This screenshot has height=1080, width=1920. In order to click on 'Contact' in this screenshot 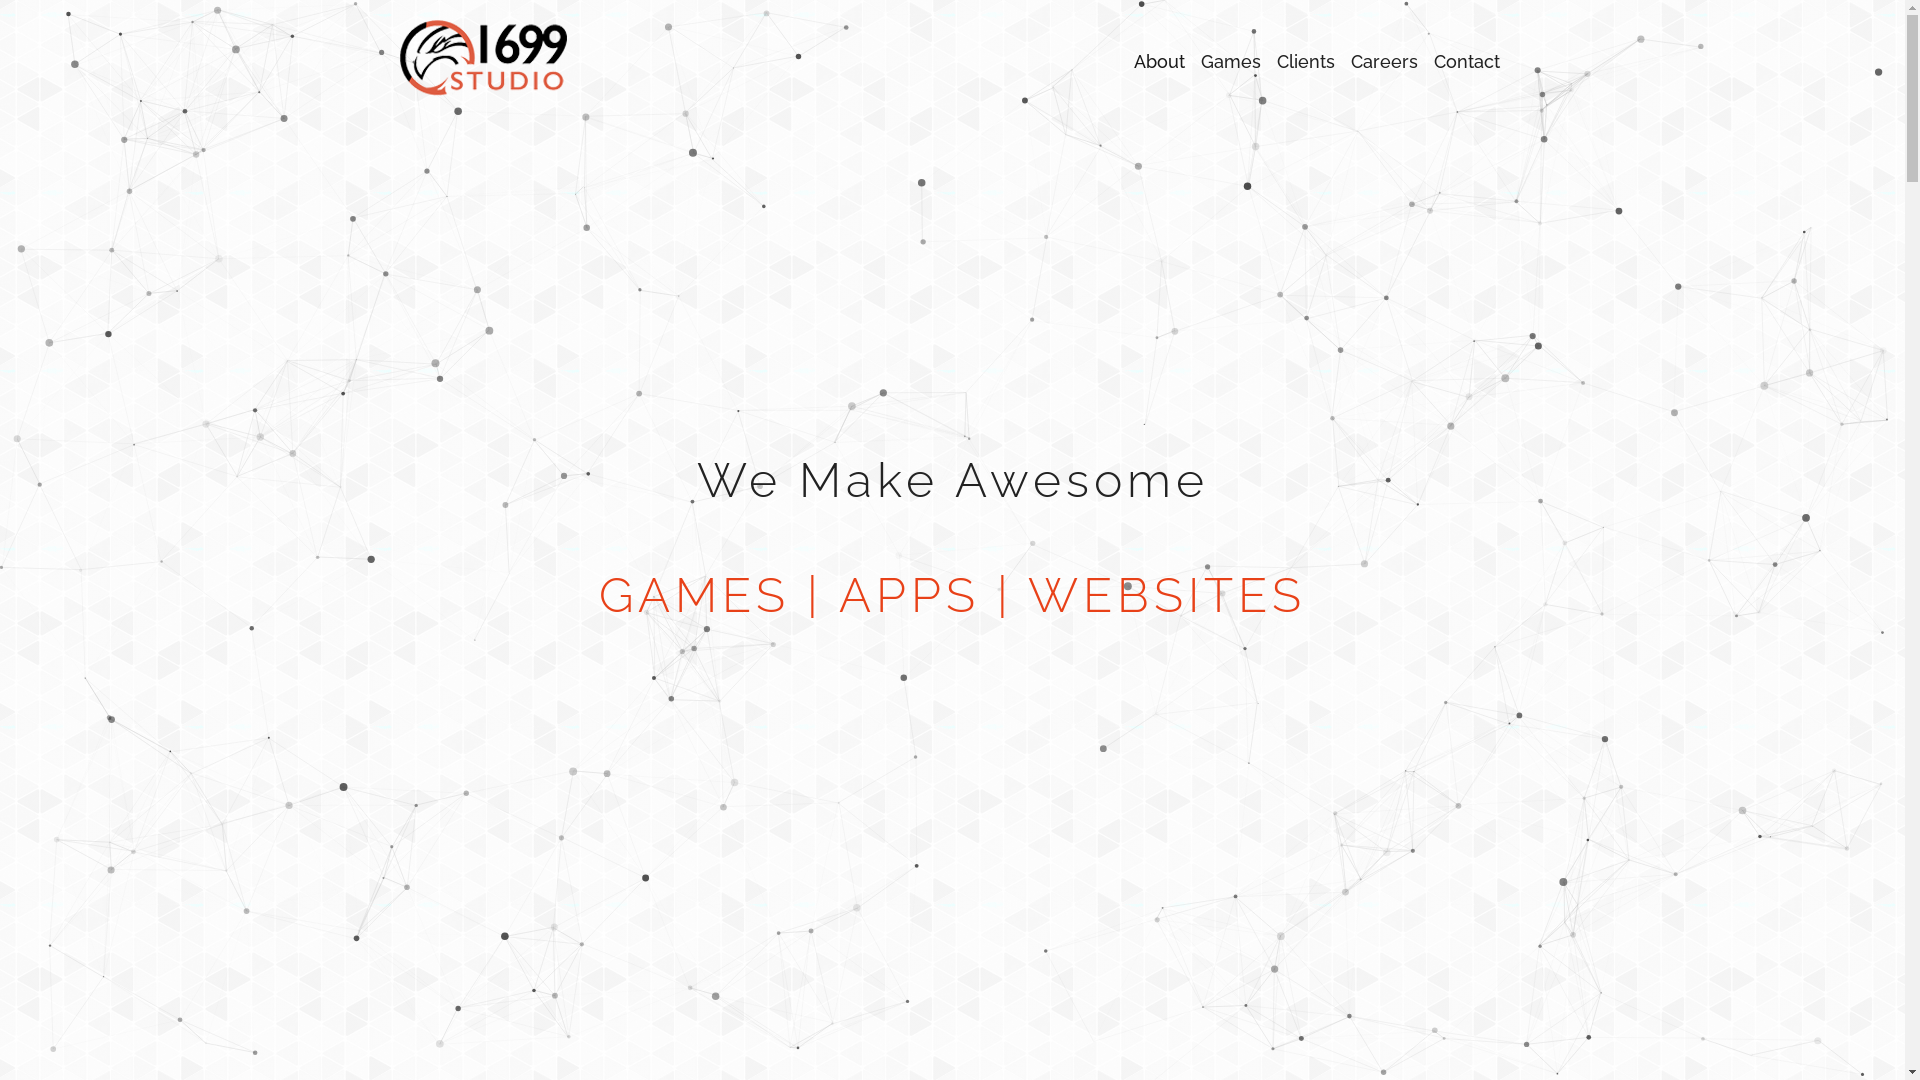, I will do `click(1467, 60)`.